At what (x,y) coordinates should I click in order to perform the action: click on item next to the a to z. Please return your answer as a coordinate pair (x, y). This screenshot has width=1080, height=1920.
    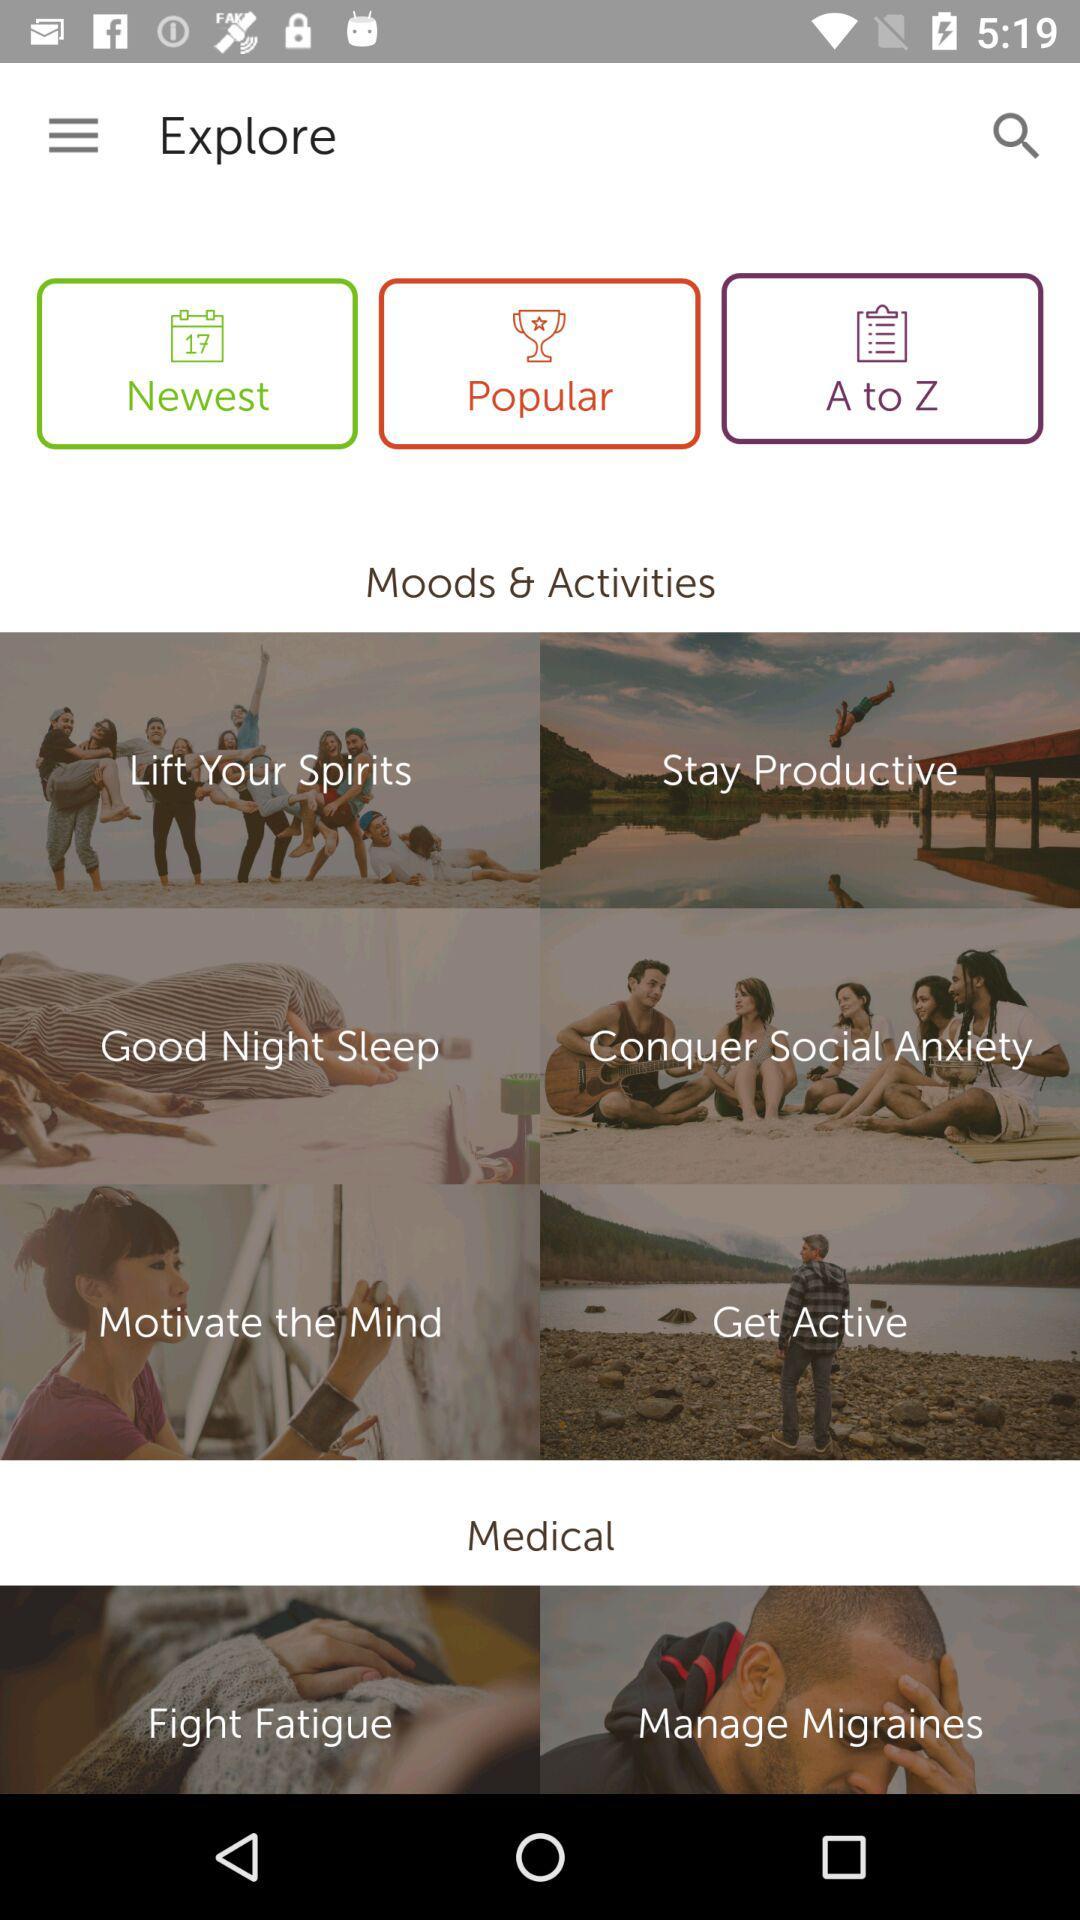
    Looking at the image, I should click on (538, 363).